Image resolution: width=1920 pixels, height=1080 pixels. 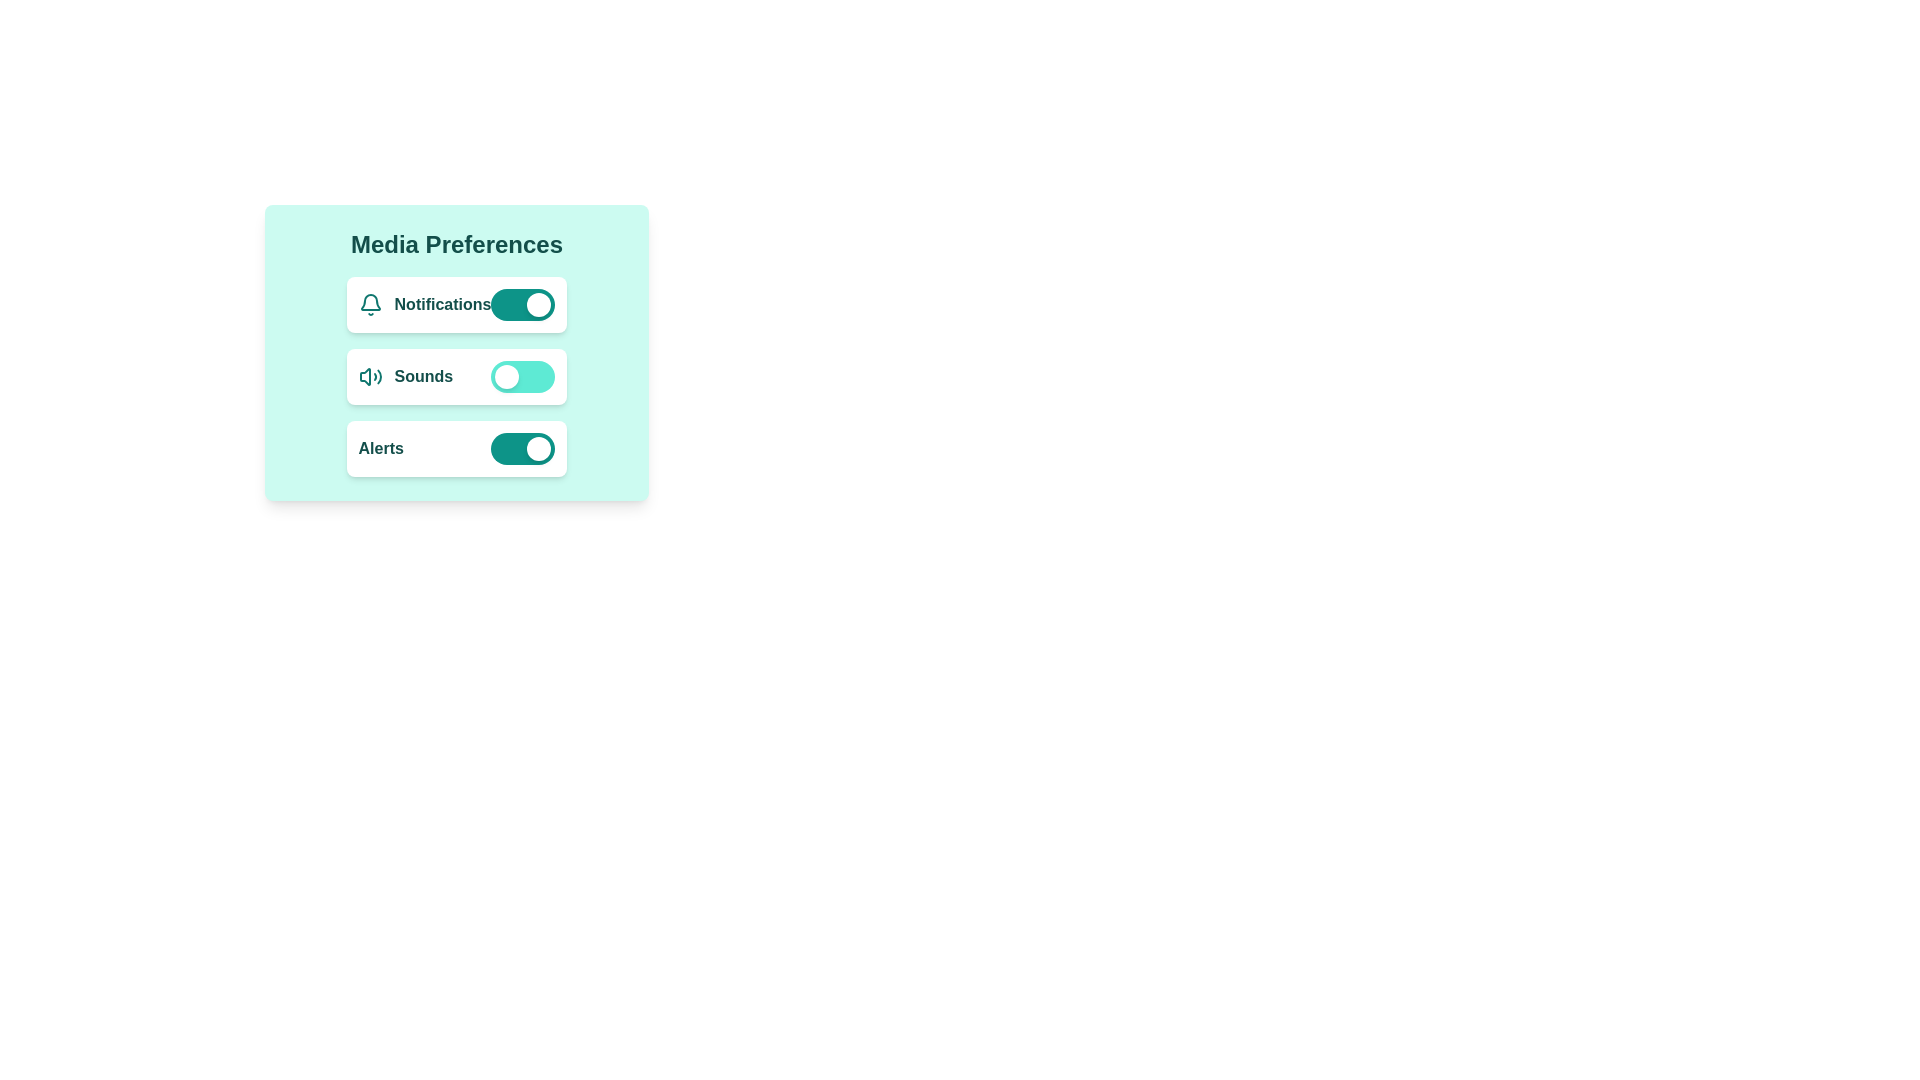 What do you see at coordinates (455, 377) in the screenshot?
I see `the interactive toggle switch in the second row of the 'Media Preferences' settings` at bounding box center [455, 377].